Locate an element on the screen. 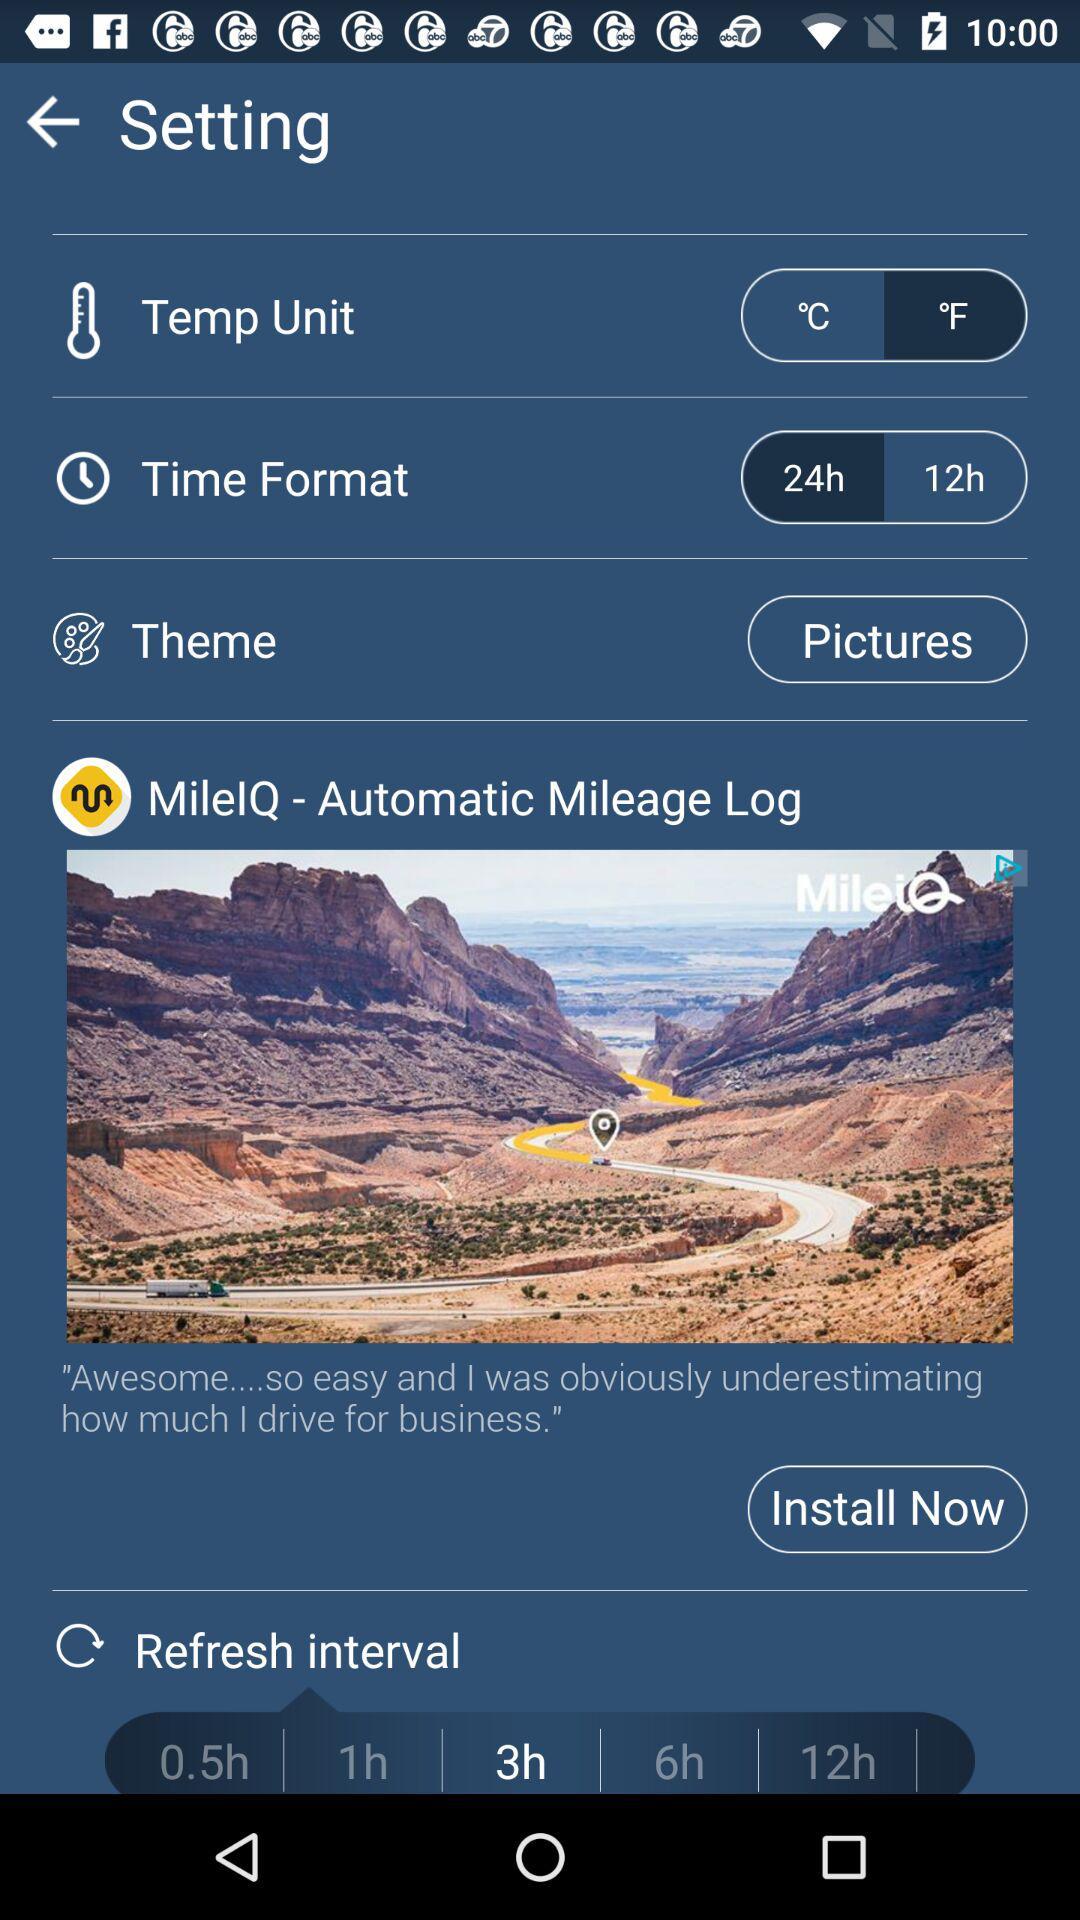  app next to 3h icon is located at coordinates (678, 1760).